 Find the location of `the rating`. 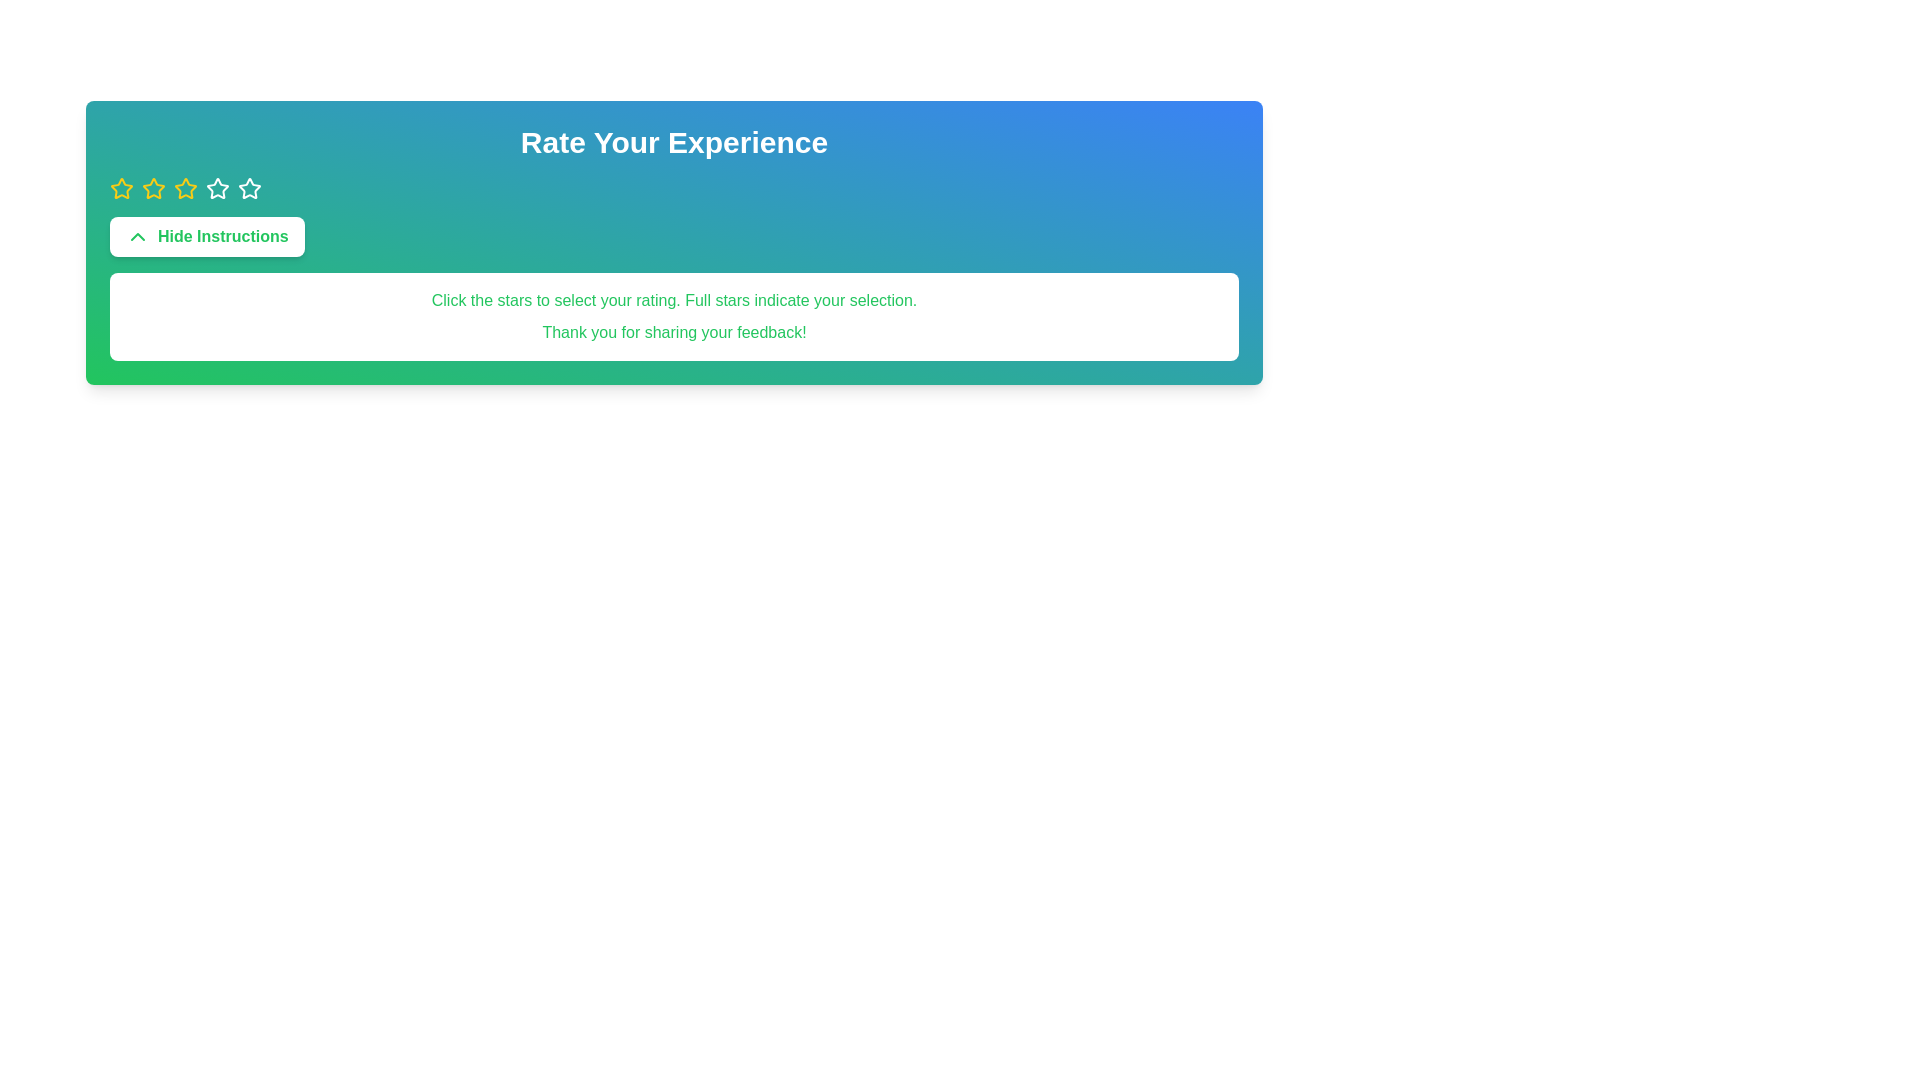

the rating is located at coordinates (120, 189).